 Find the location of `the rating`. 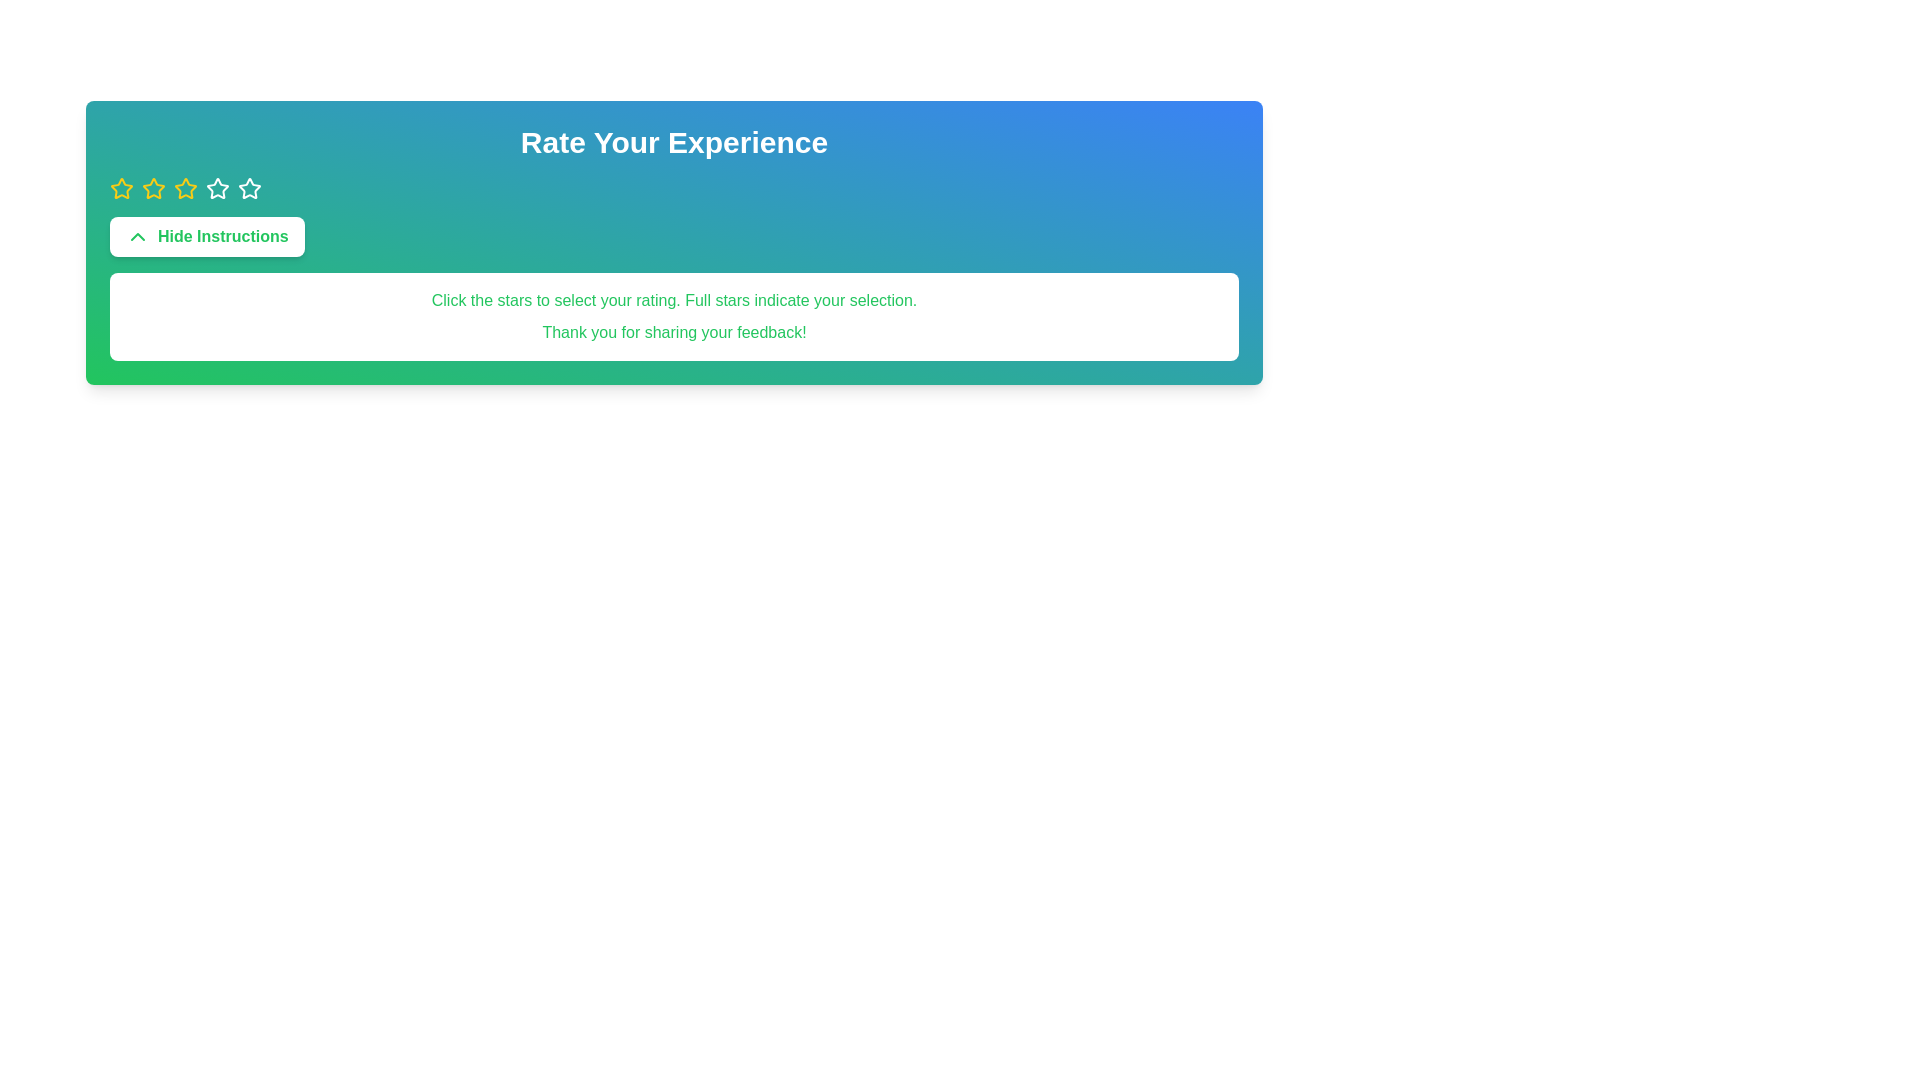

the rating is located at coordinates (120, 189).